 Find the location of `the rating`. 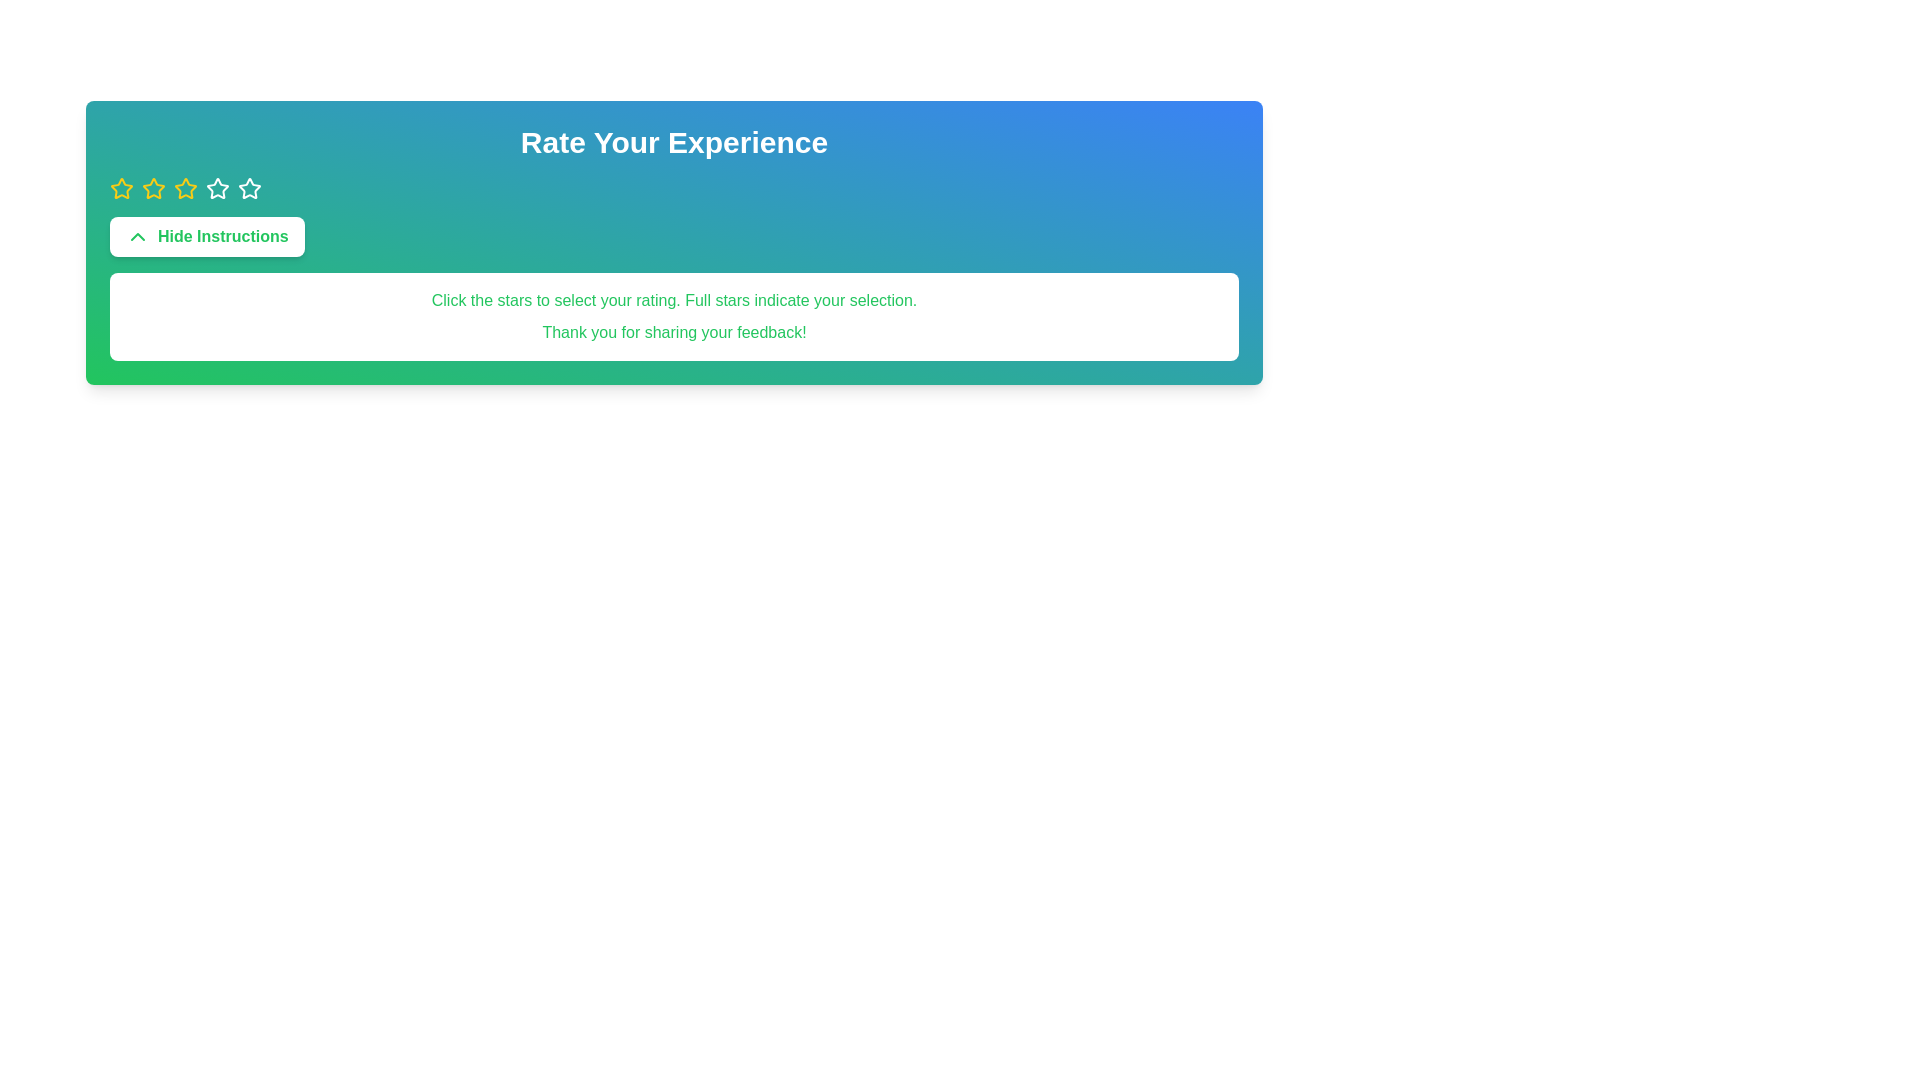

the rating is located at coordinates (120, 189).